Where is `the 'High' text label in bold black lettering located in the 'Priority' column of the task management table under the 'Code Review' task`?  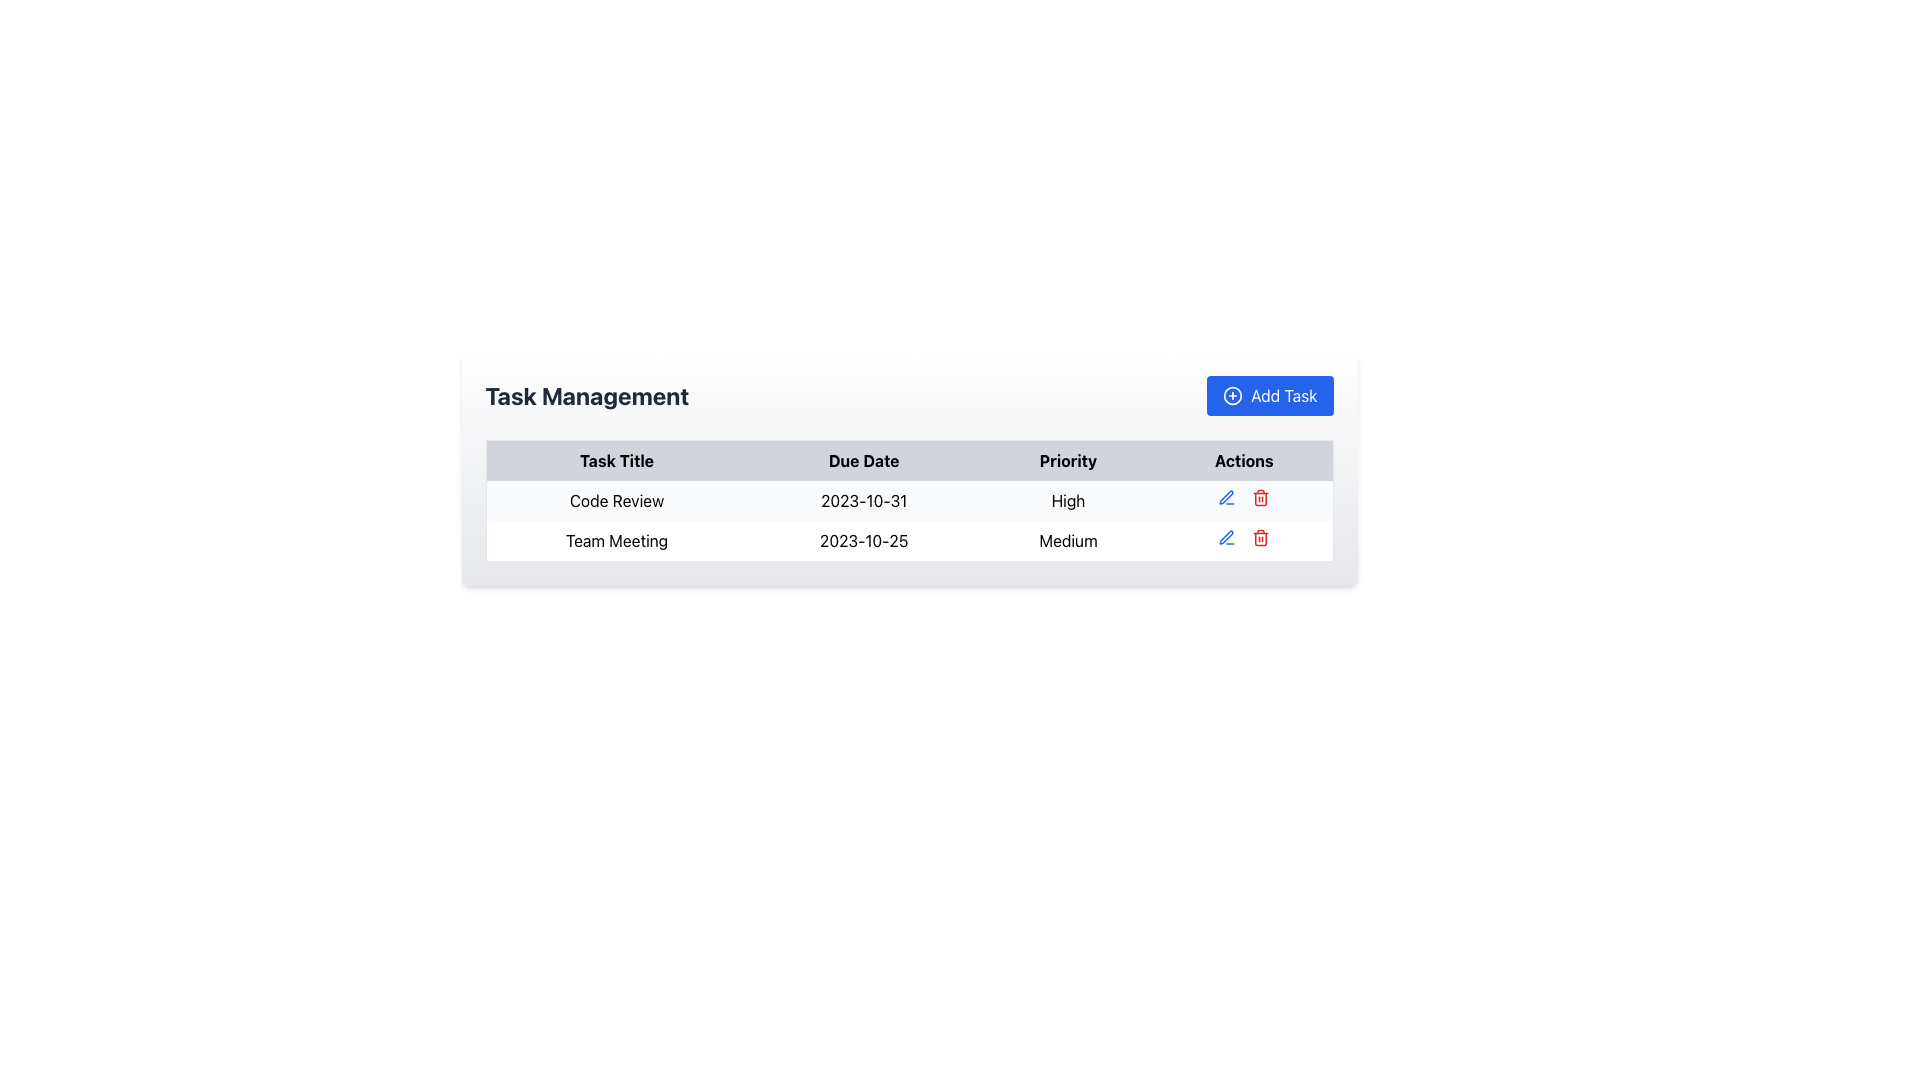 the 'High' text label in bold black lettering located in the 'Priority' column of the task management table under the 'Code Review' task is located at coordinates (1067, 500).